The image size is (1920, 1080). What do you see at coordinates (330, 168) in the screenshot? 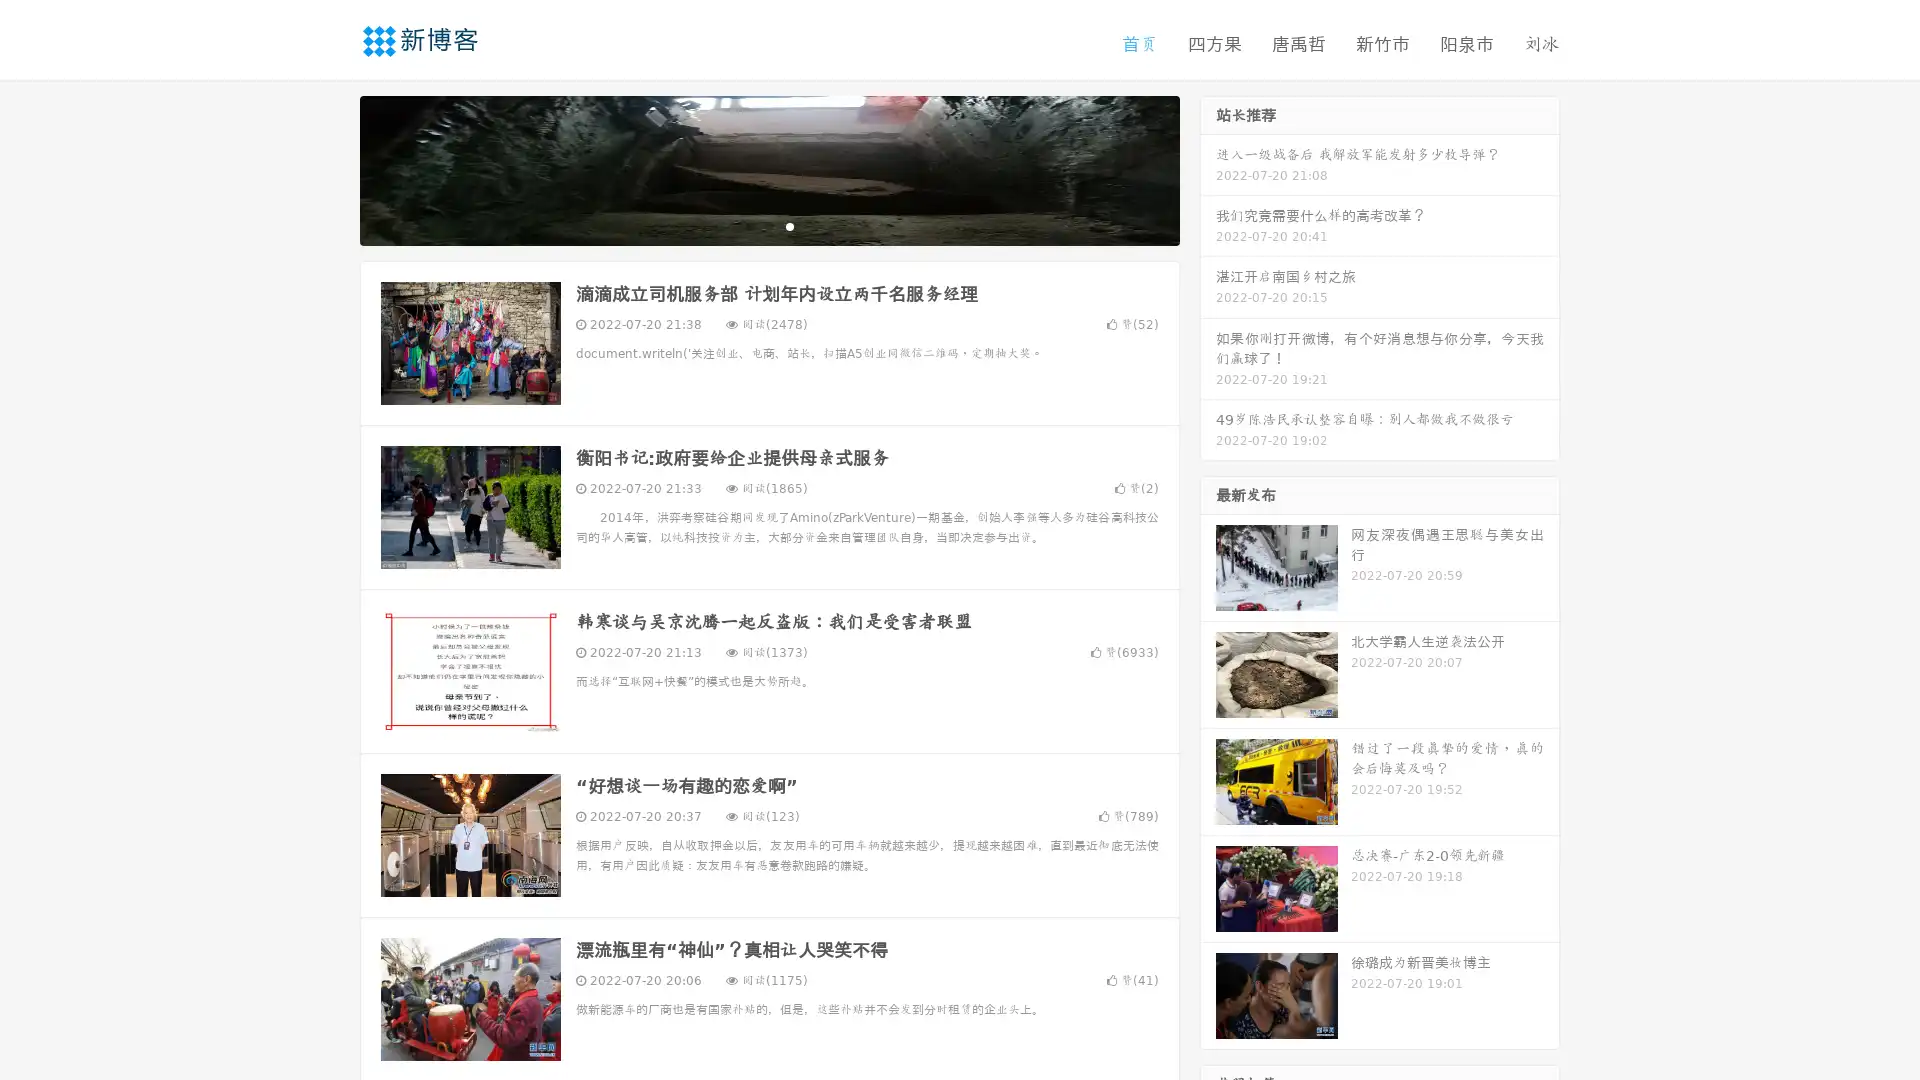
I see `Previous slide` at bounding box center [330, 168].